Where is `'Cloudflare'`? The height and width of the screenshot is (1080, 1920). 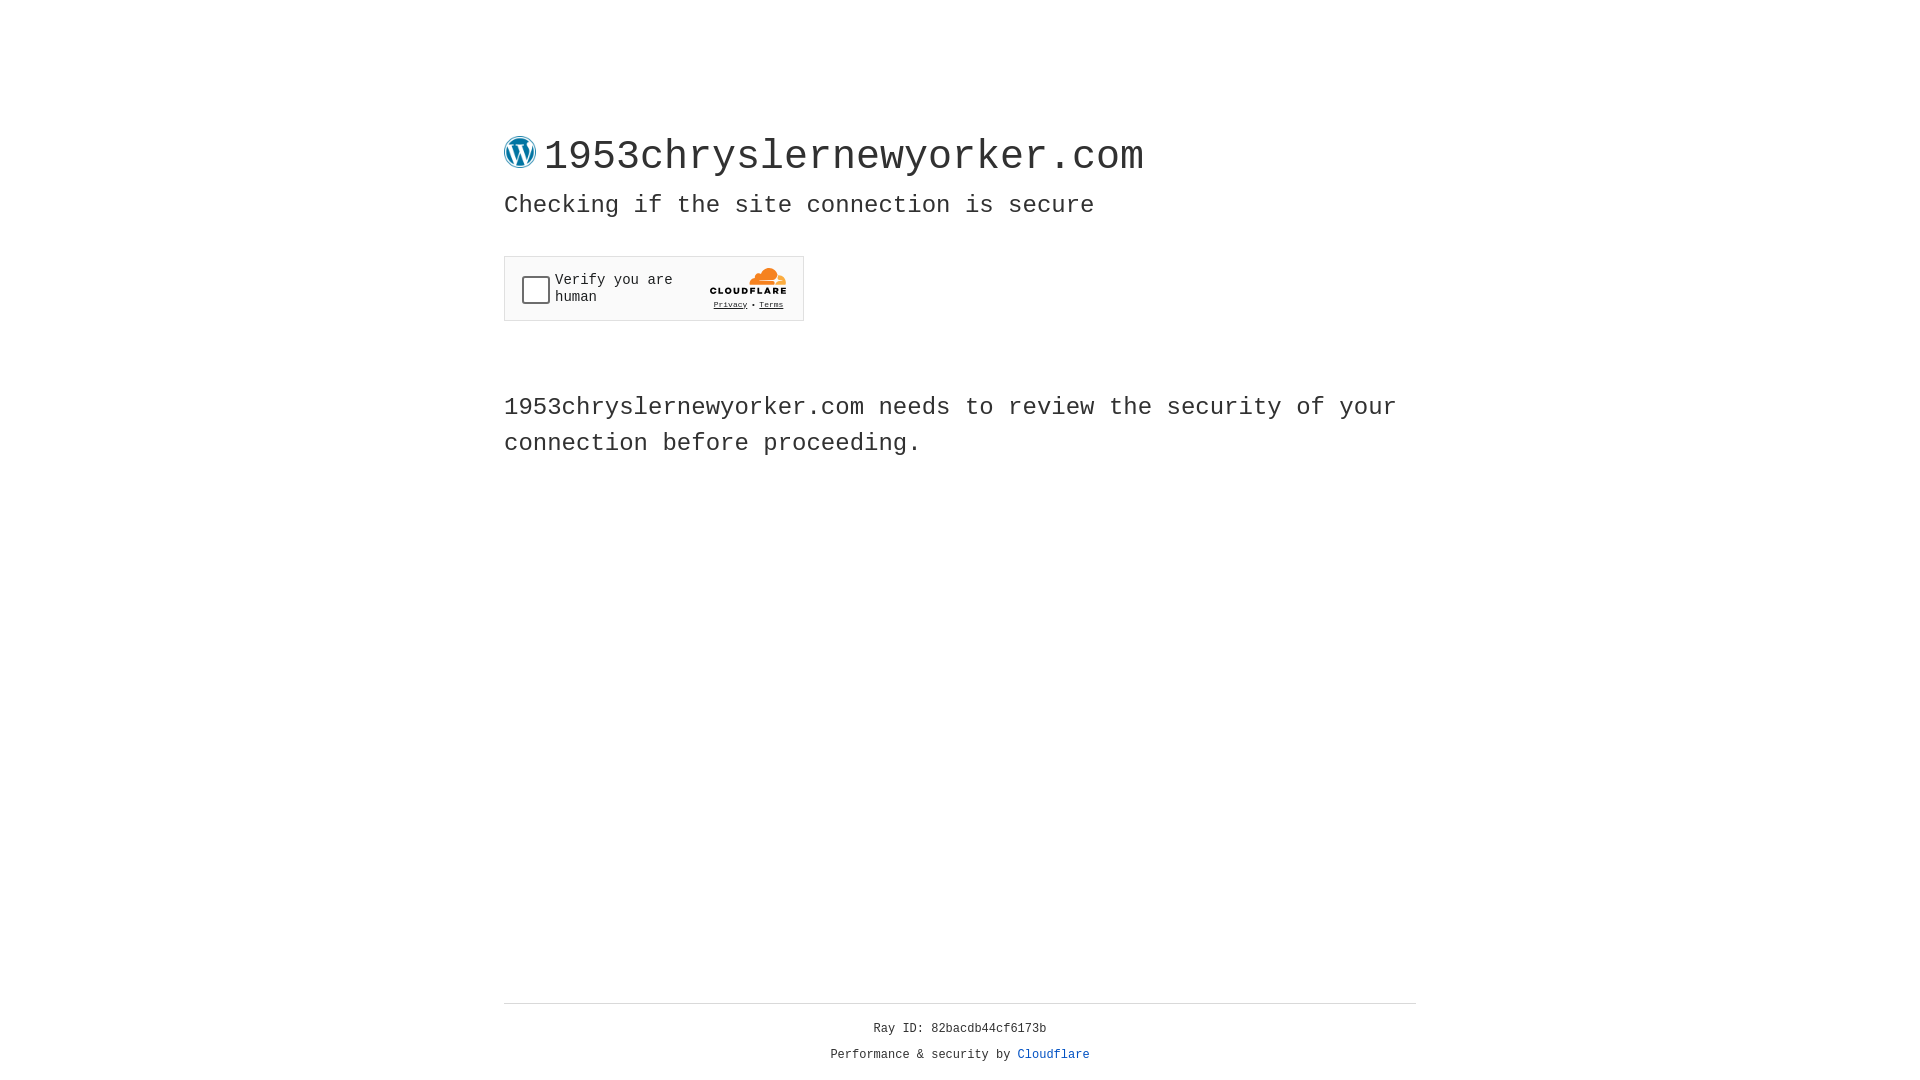
'Cloudflare' is located at coordinates (1017, 1054).